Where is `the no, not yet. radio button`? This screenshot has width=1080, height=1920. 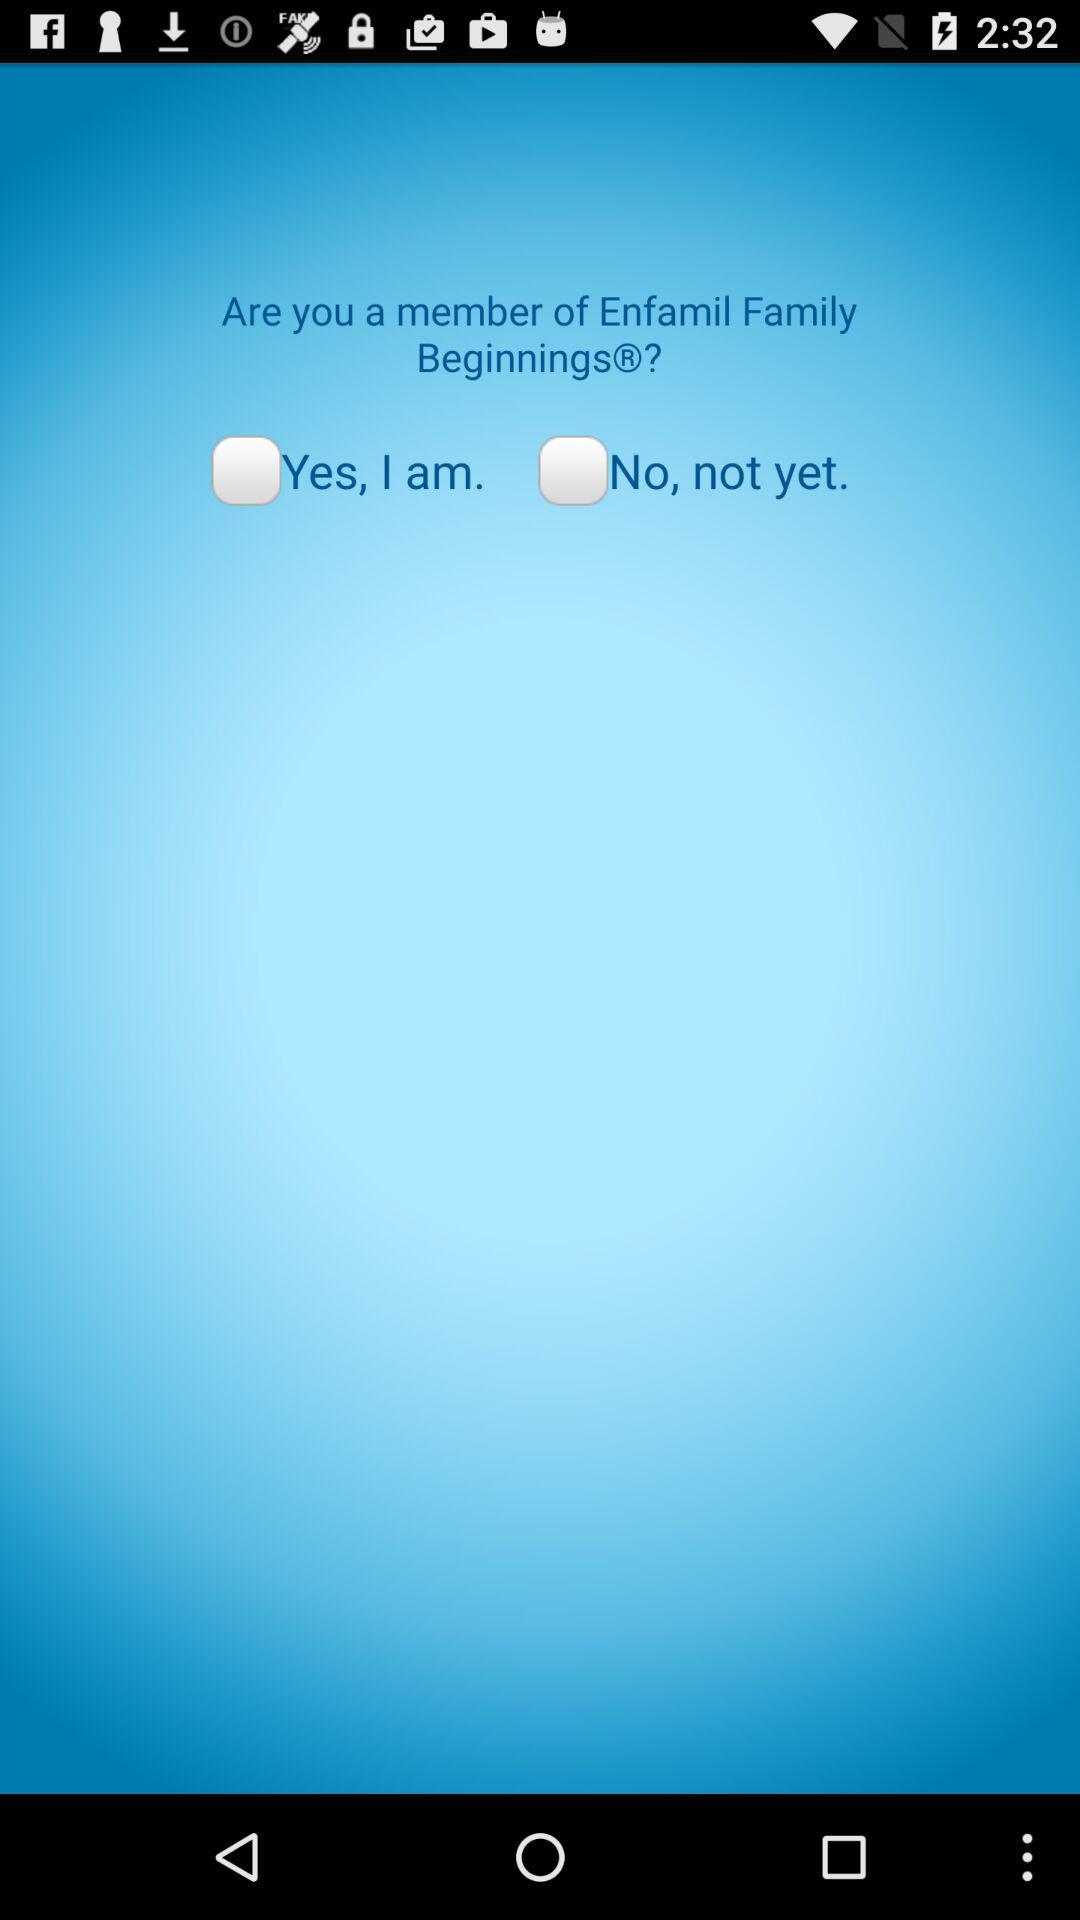
the no, not yet. radio button is located at coordinates (693, 469).